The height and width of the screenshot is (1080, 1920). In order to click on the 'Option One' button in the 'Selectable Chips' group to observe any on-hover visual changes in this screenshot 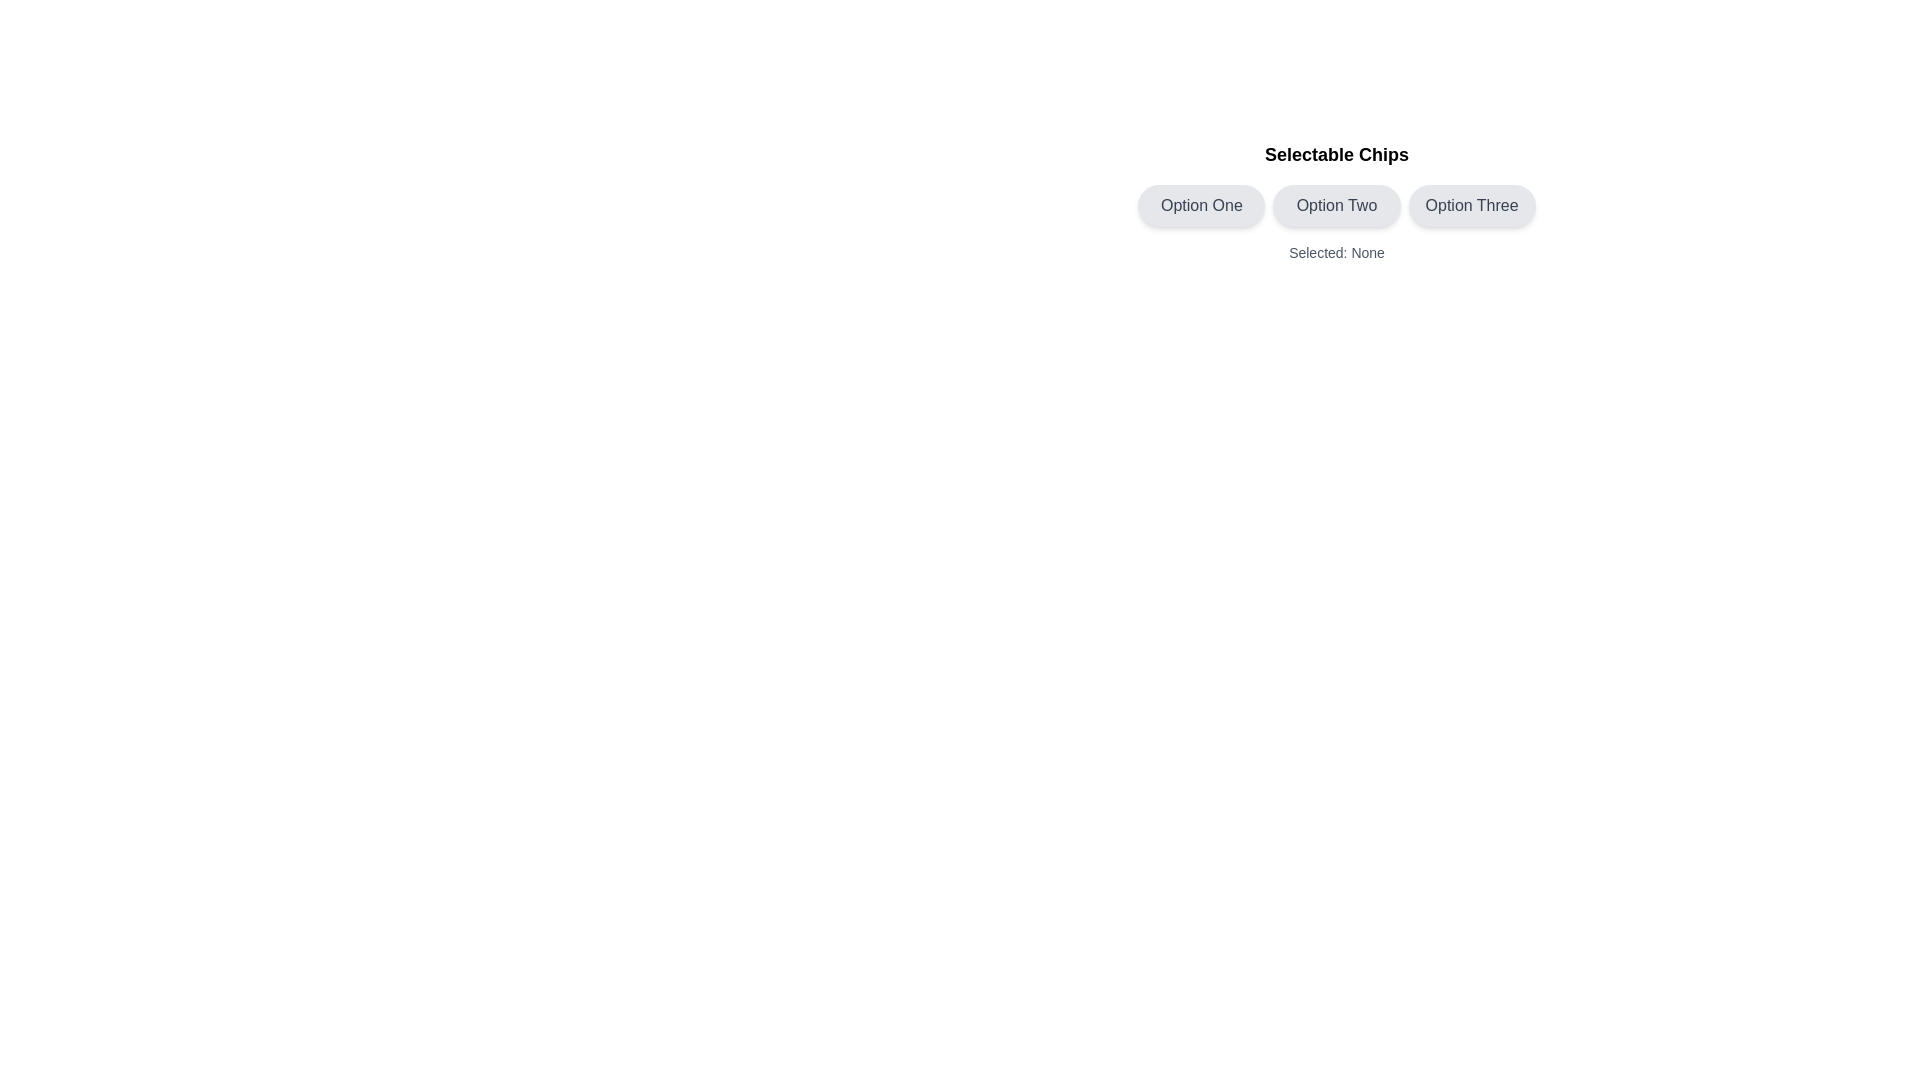, I will do `click(1200, 205)`.